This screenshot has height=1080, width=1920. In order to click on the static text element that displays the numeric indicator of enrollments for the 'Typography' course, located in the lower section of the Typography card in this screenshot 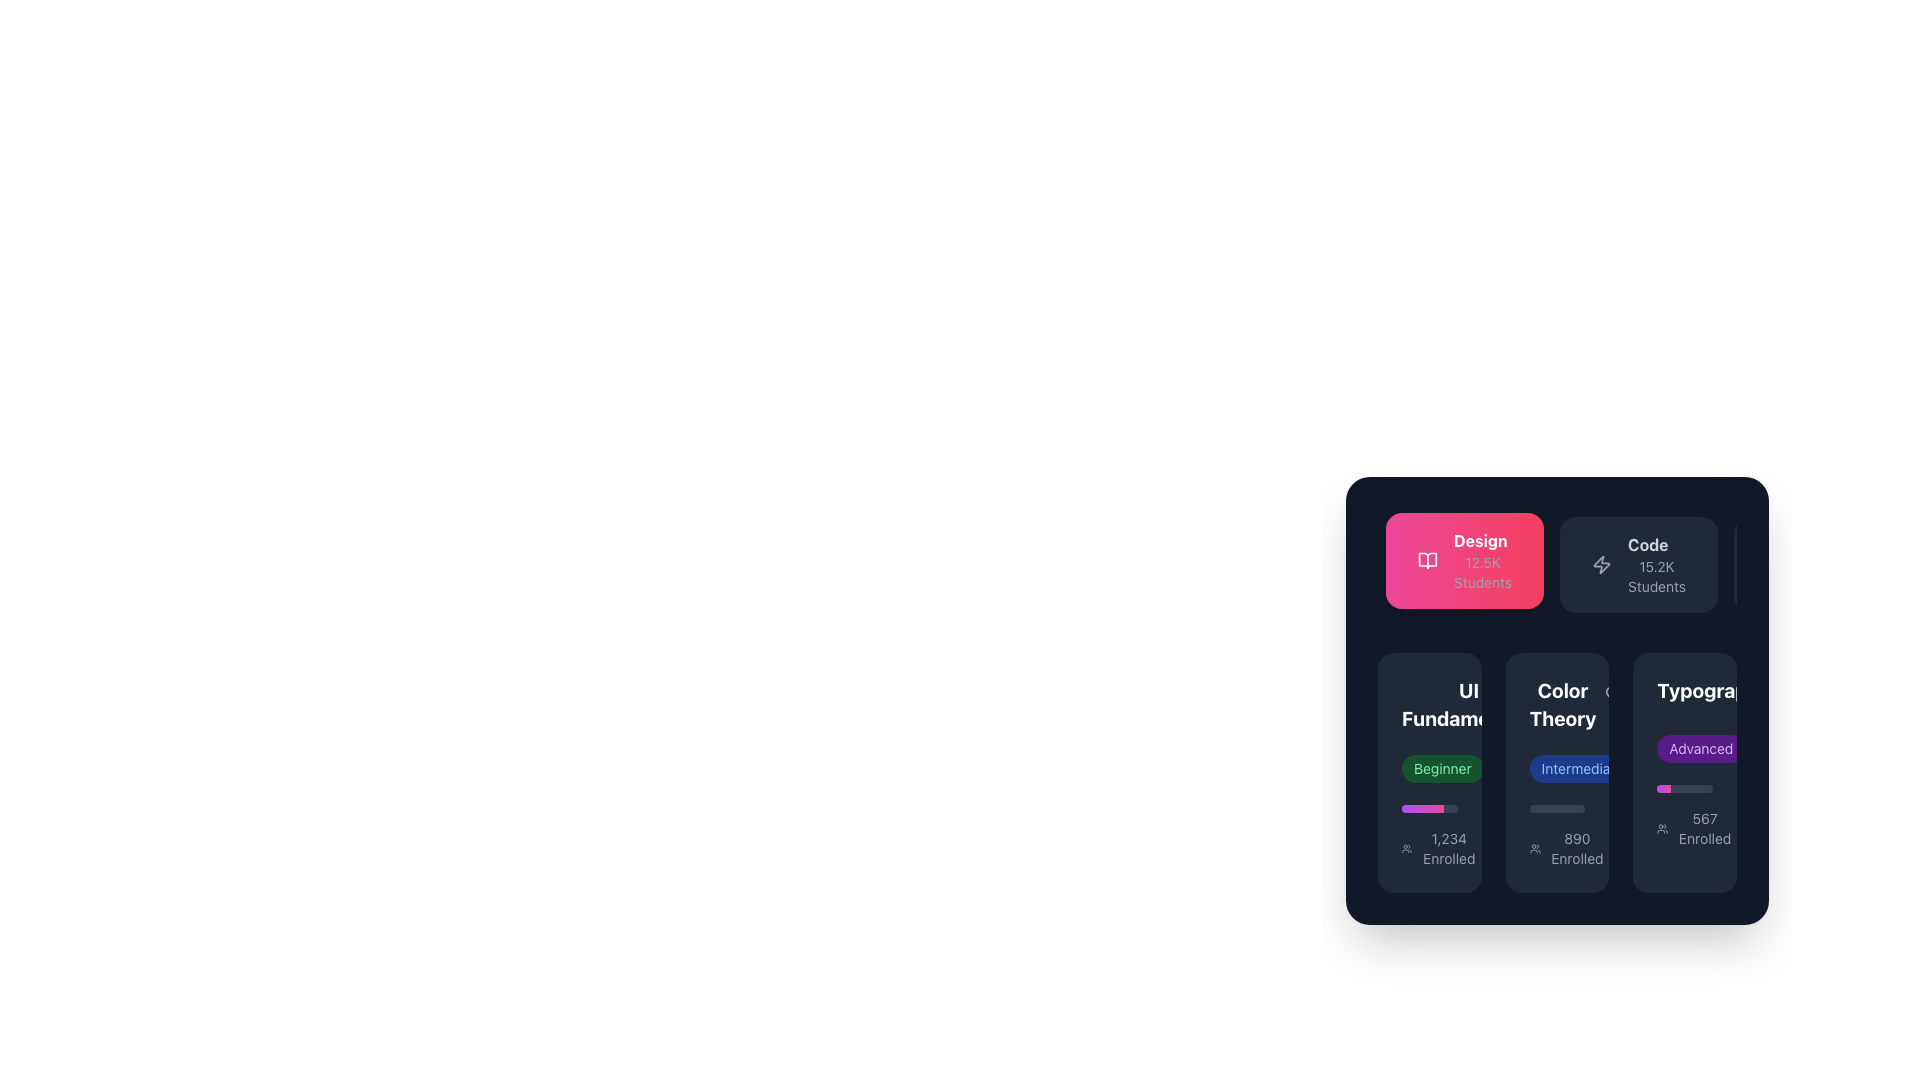, I will do `click(1684, 829)`.